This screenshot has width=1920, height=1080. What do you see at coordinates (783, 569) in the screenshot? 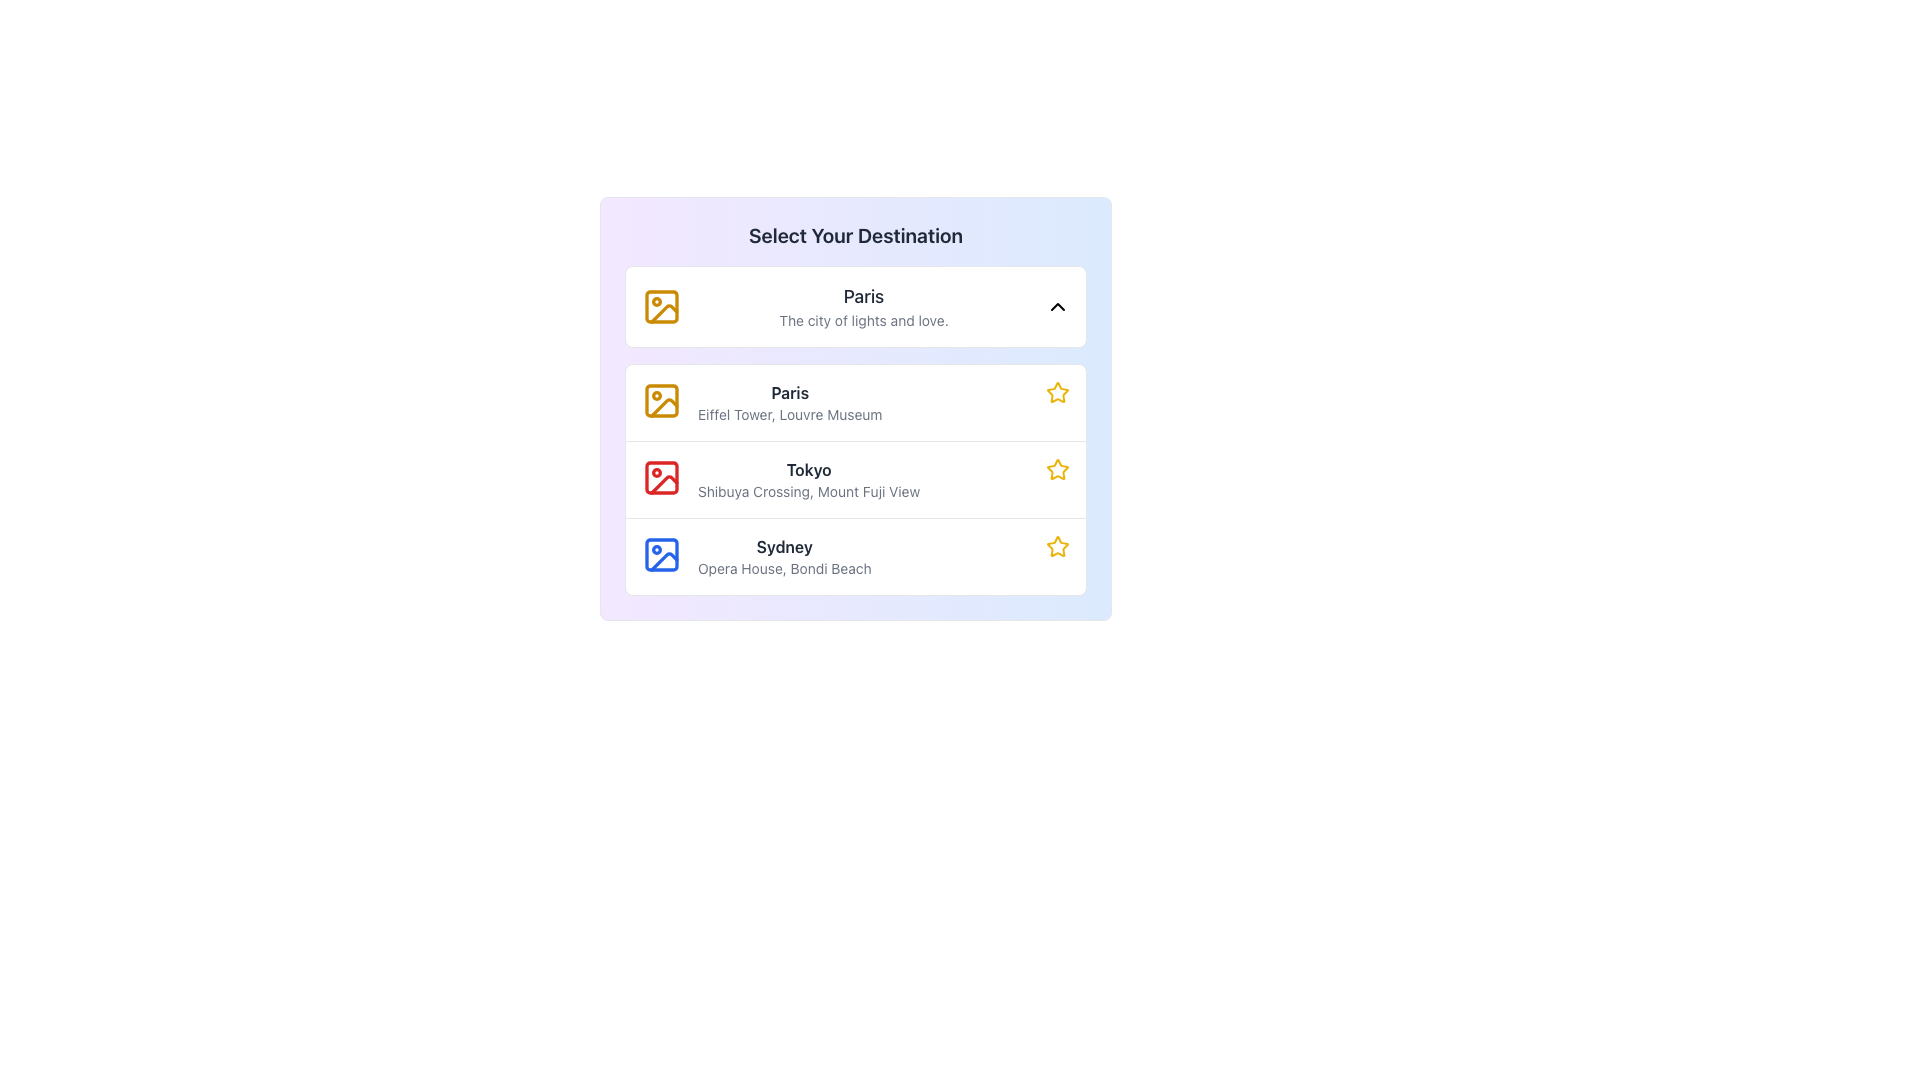
I see `the text label displaying 'Opera House, Bondi Beach', which is located directly under the bold text 'Sydney' in the list of destinations` at bounding box center [783, 569].